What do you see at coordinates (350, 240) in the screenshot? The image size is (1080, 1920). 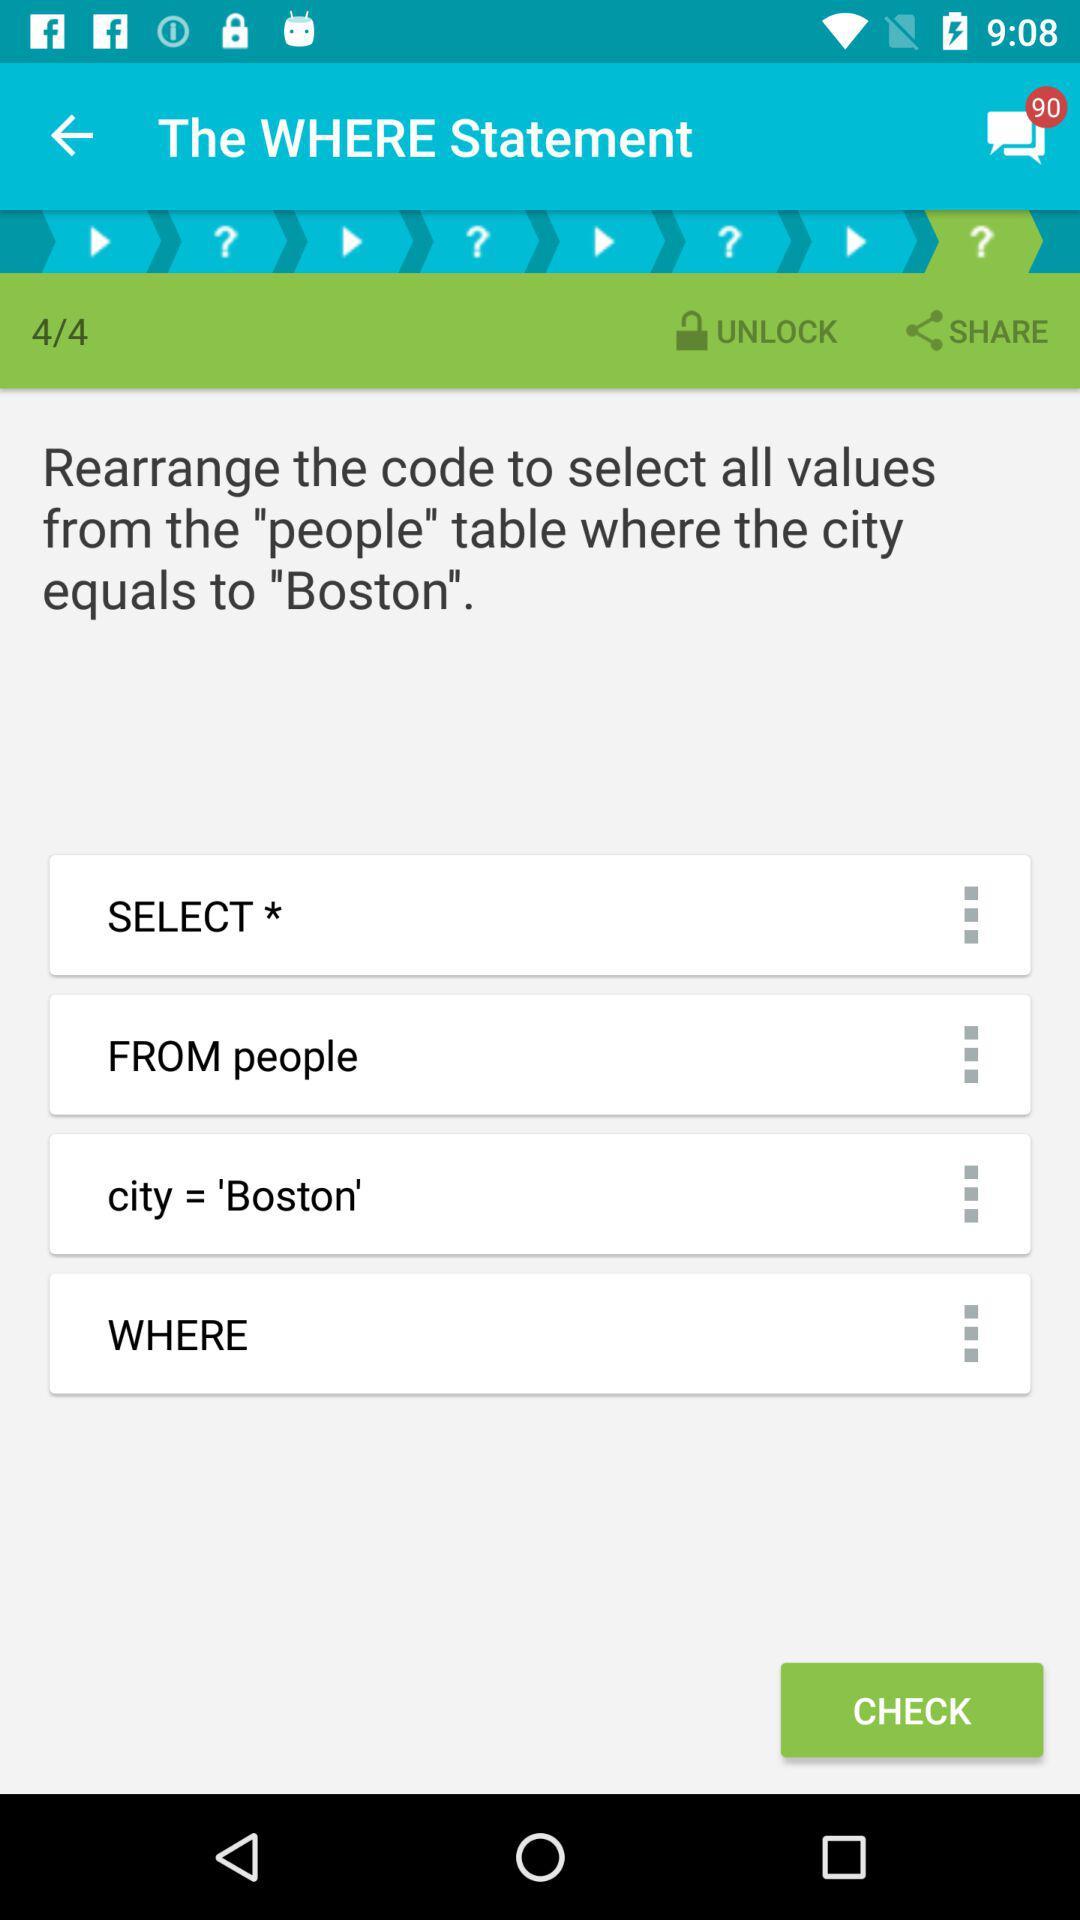 I see `previou` at bounding box center [350, 240].